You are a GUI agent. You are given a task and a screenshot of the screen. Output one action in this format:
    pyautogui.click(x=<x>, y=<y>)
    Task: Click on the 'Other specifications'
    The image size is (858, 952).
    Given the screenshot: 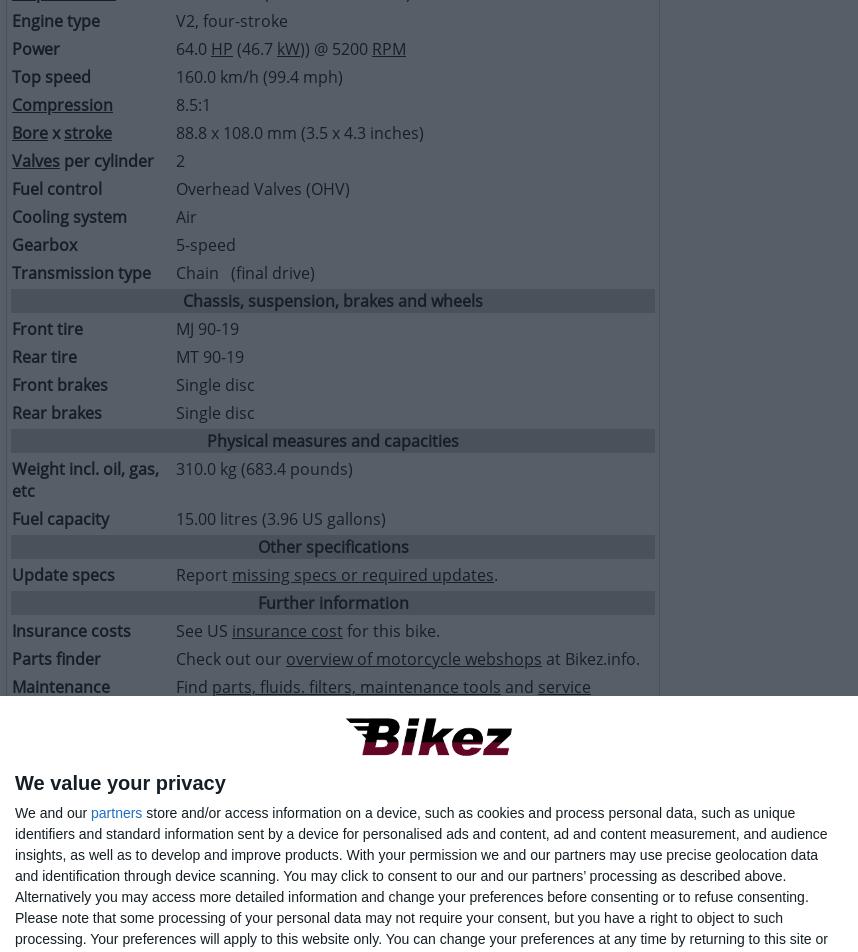 What is the action you would take?
    pyautogui.click(x=331, y=547)
    